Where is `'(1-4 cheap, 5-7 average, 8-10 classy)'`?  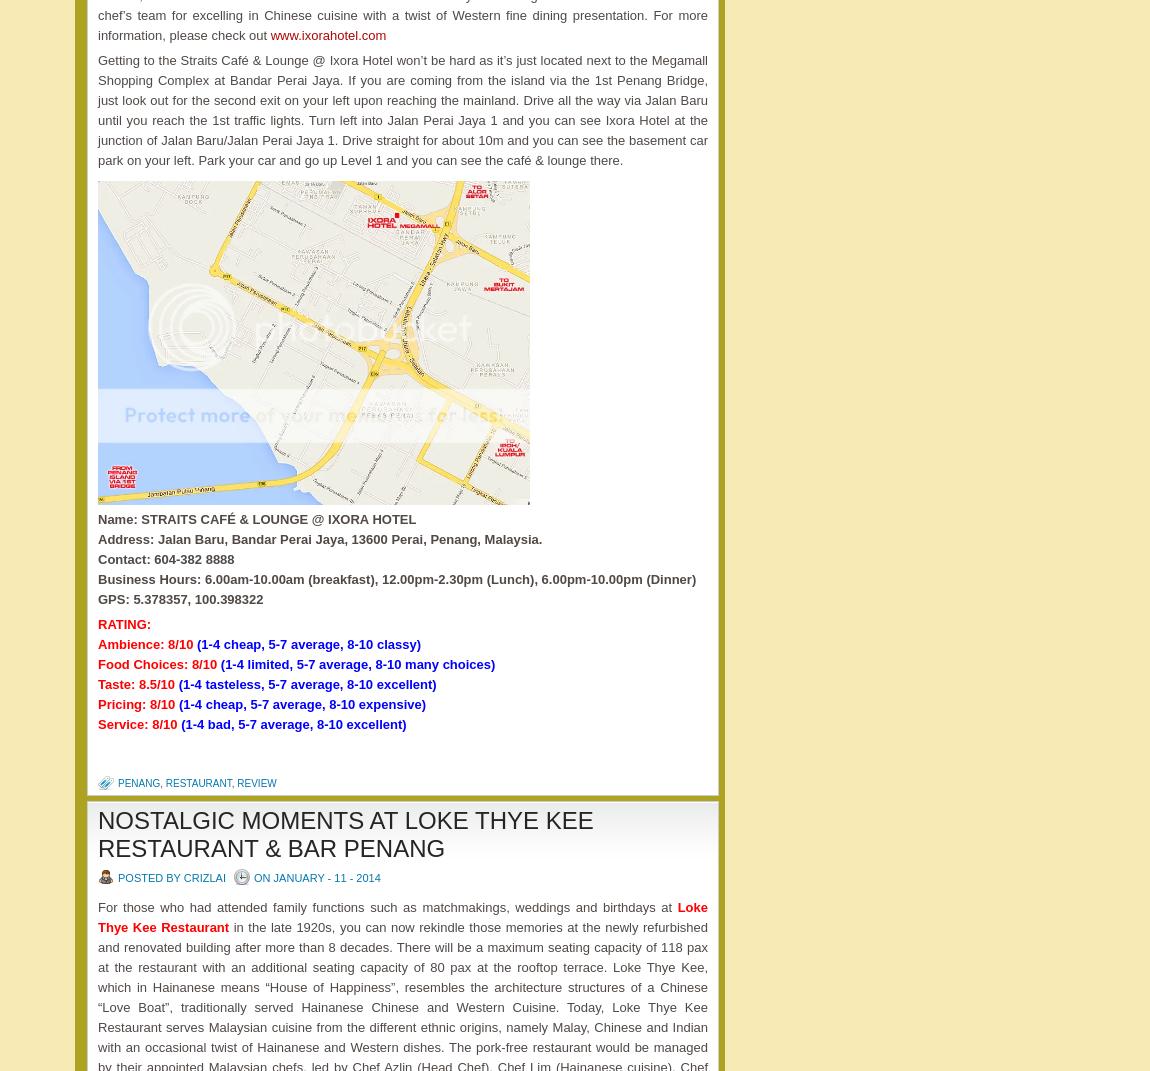
'(1-4 cheap, 5-7 average, 8-10 classy)' is located at coordinates (309, 642).